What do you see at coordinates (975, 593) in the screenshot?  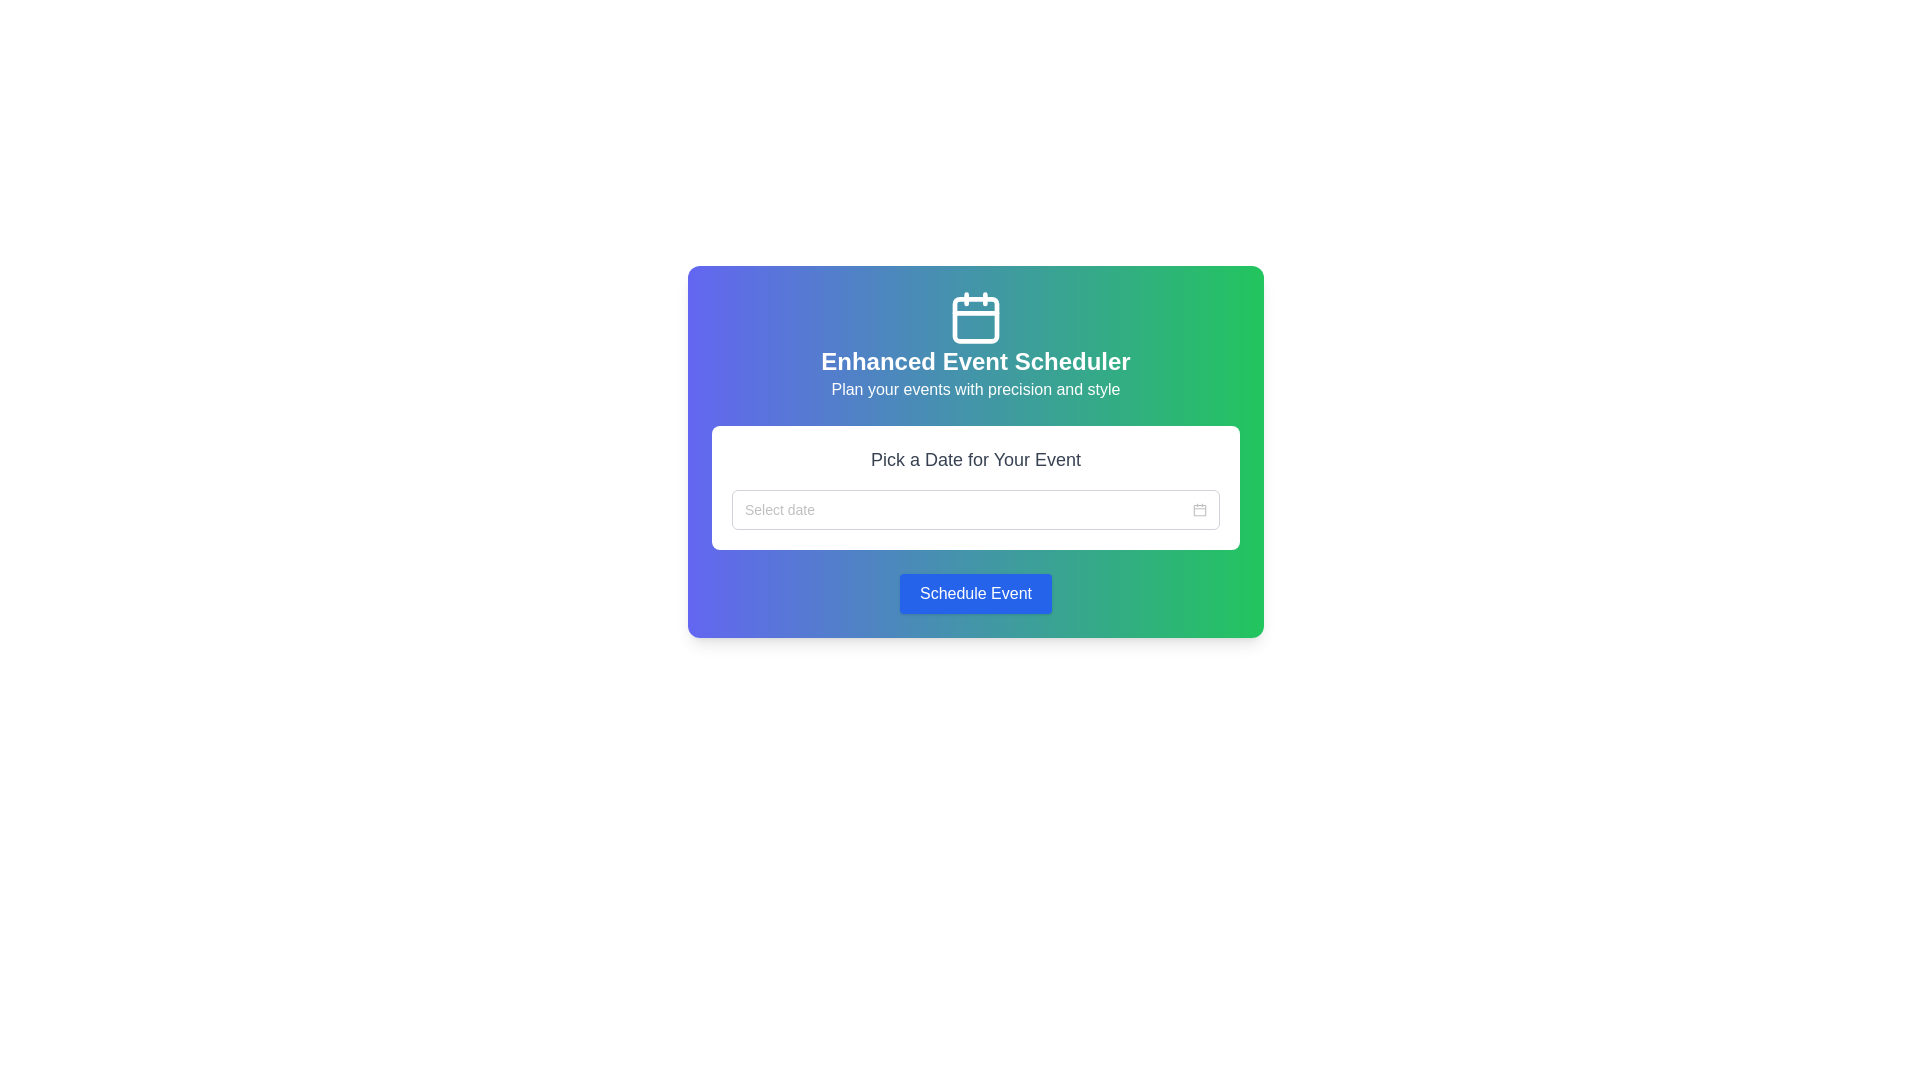 I see `the blue button labeled 'Schedule Event' at the bottom of the card-like section` at bounding box center [975, 593].